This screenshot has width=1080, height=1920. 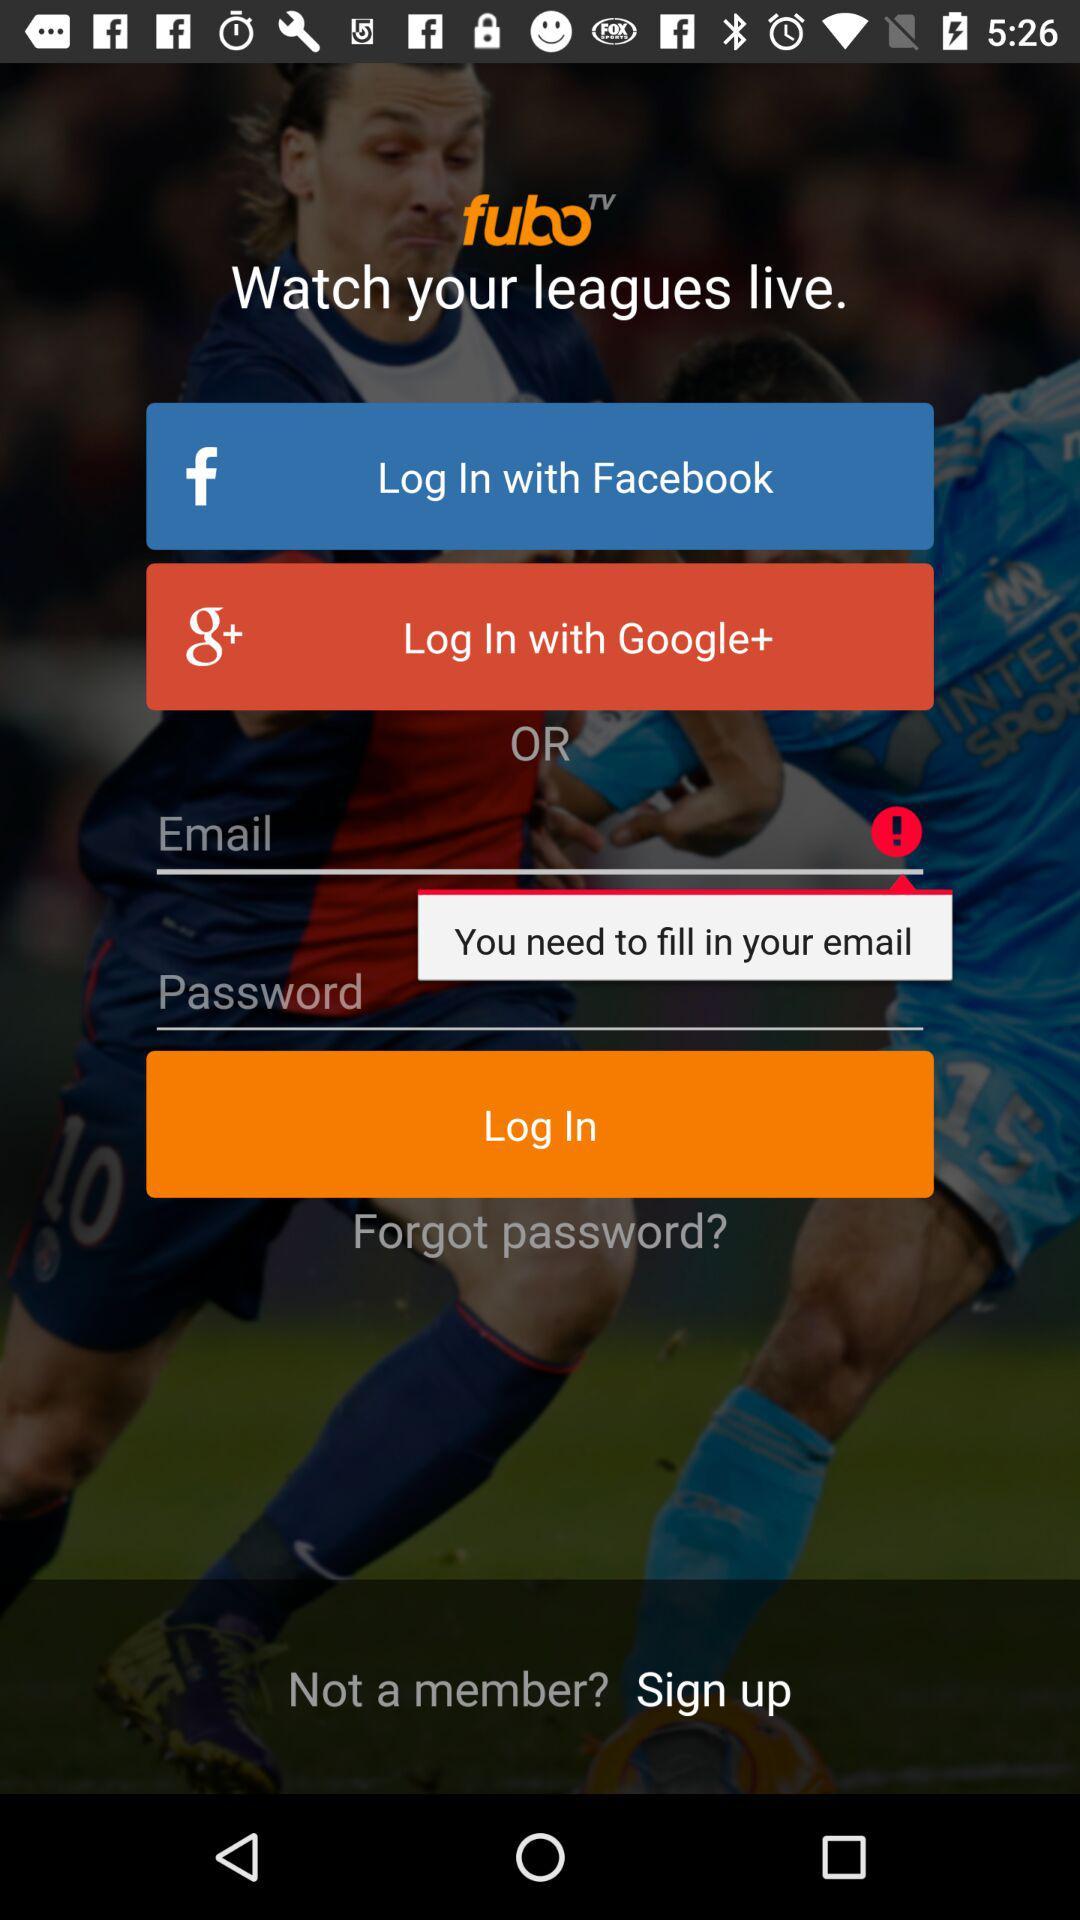 What do you see at coordinates (540, 991) in the screenshot?
I see `password field` at bounding box center [540, 991].